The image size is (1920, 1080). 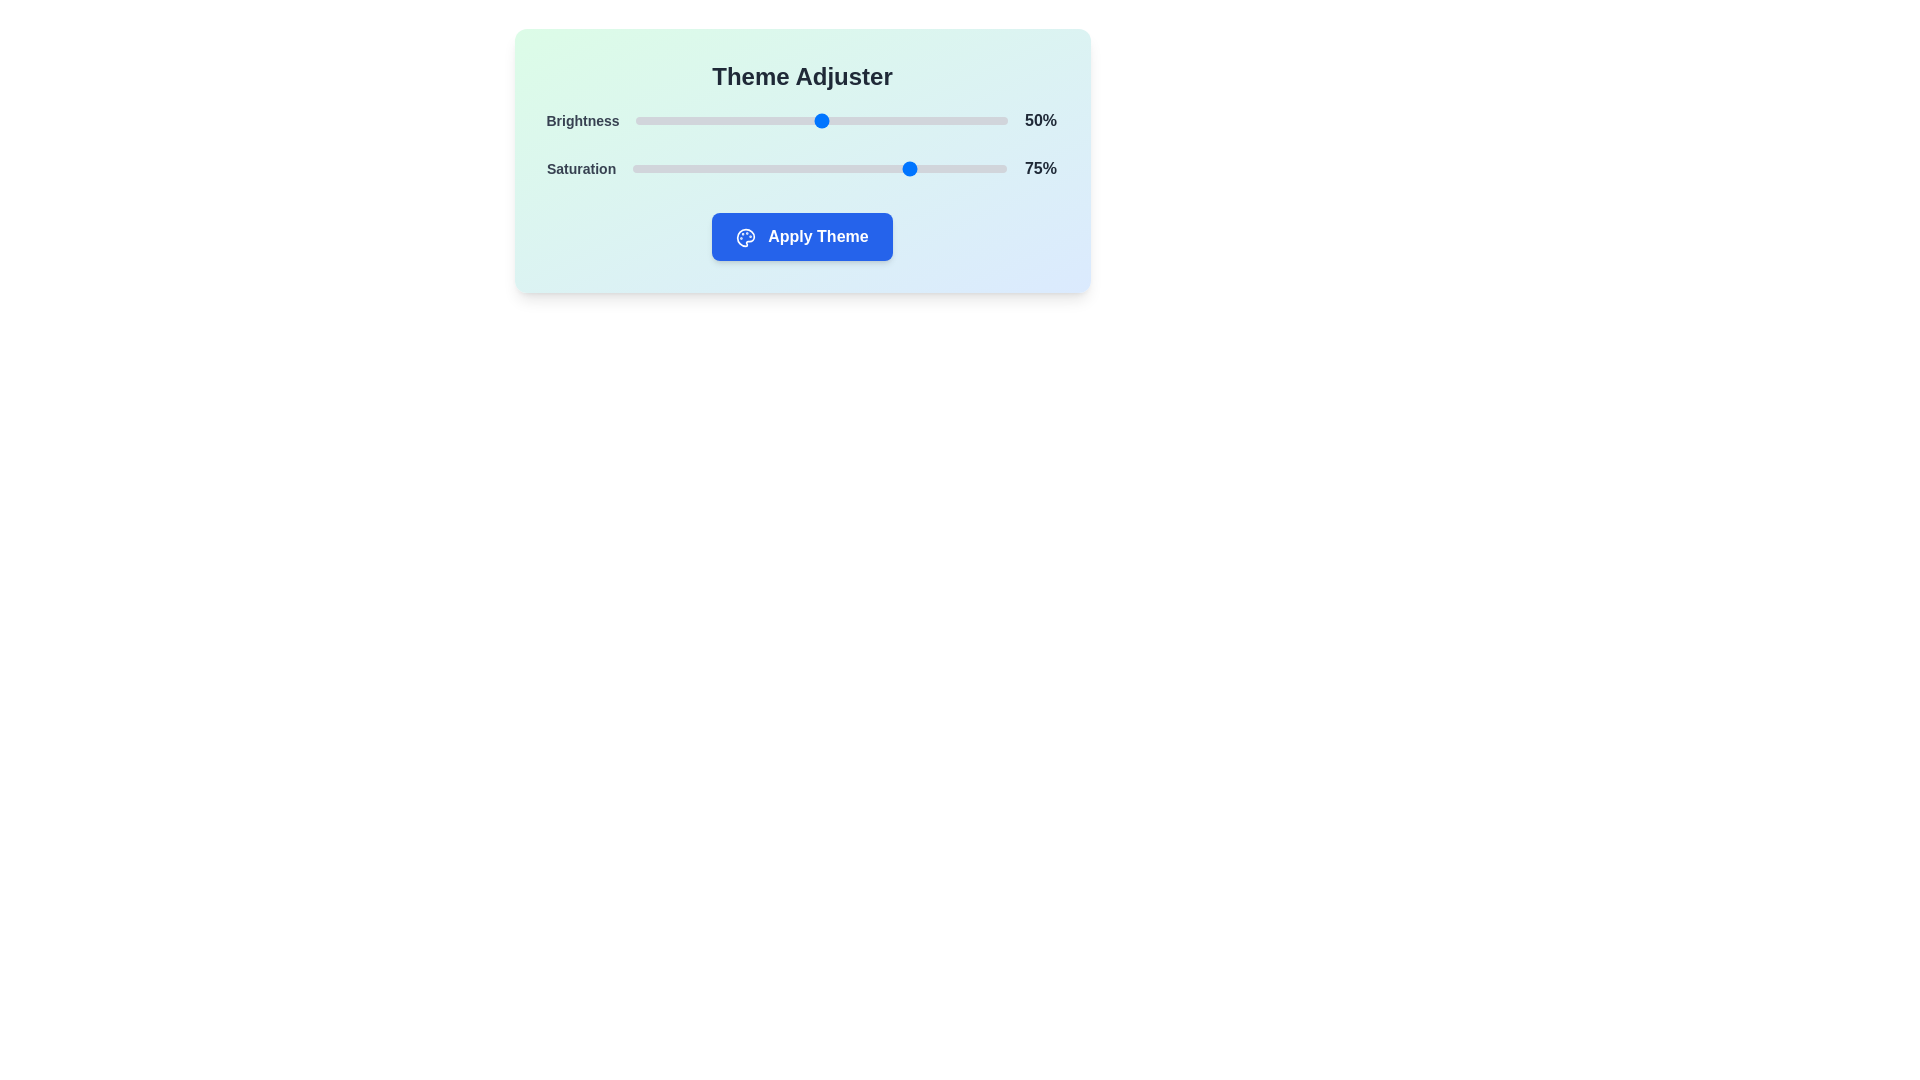 I want to click on the saturation slider to 0%, so click(x=631, y=168).